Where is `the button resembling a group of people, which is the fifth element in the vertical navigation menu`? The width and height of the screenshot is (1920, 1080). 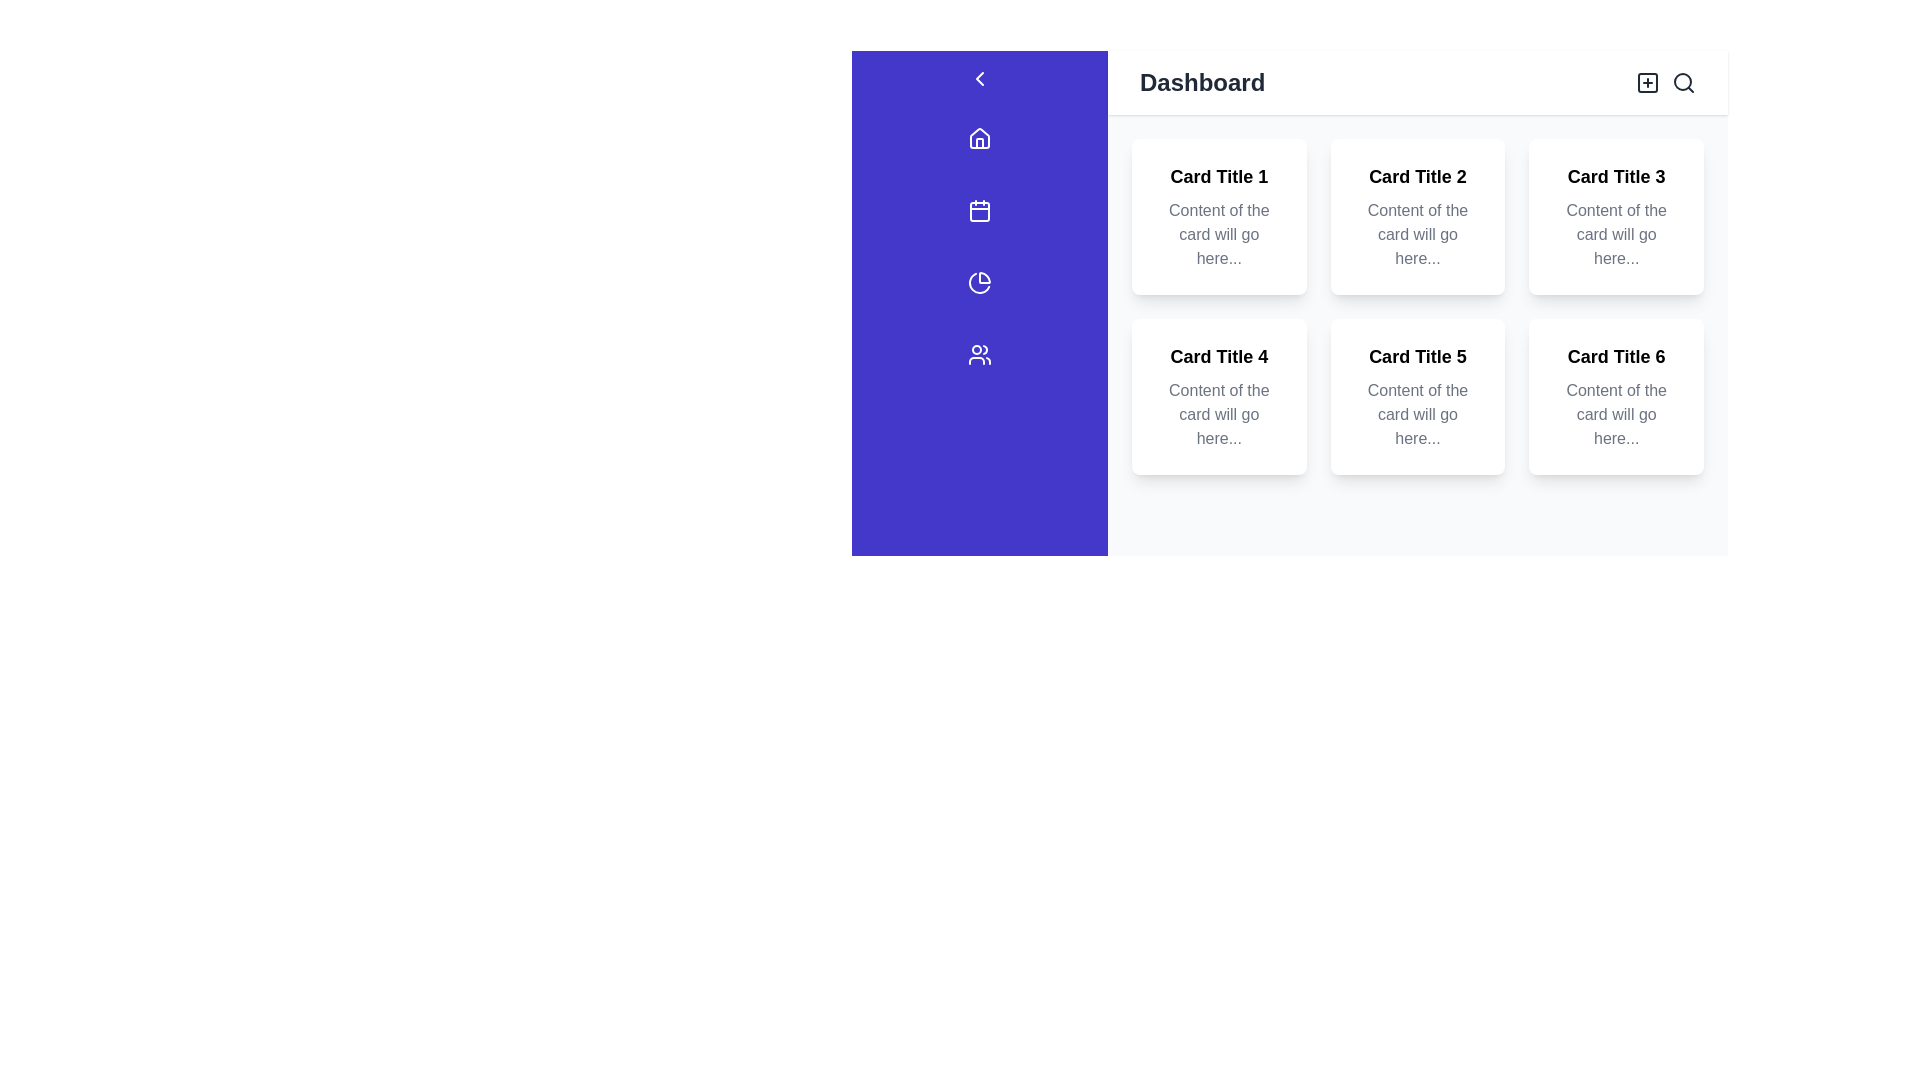
the button resembling a group of people, which is the fifth element in the vertical navigation menu is located at coordinates (979, 357).